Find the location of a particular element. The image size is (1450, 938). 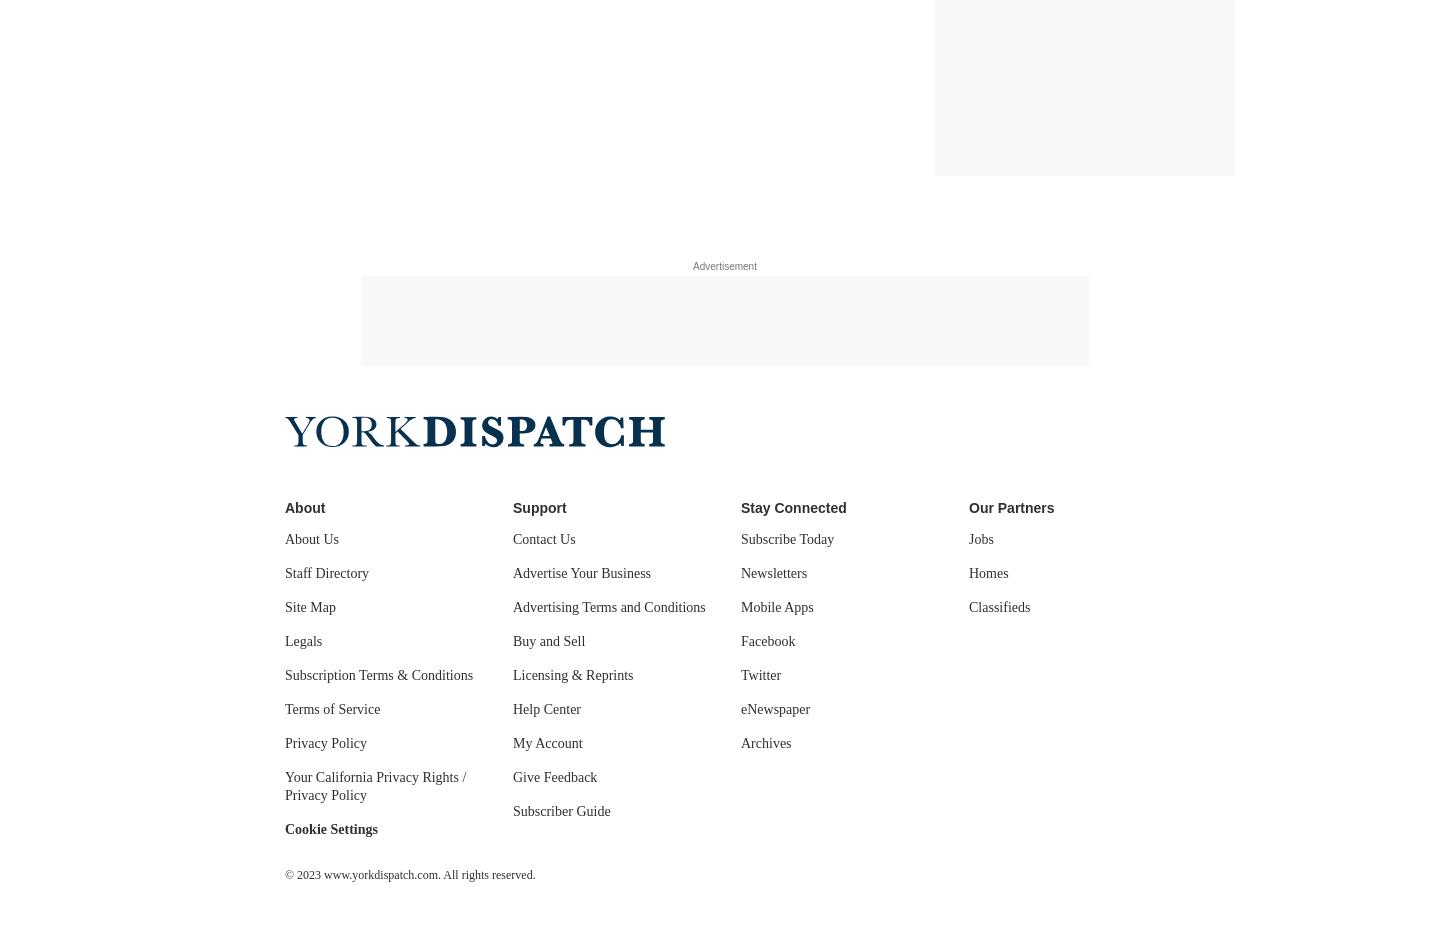

'About Us' is located at coordinates (312, 539).